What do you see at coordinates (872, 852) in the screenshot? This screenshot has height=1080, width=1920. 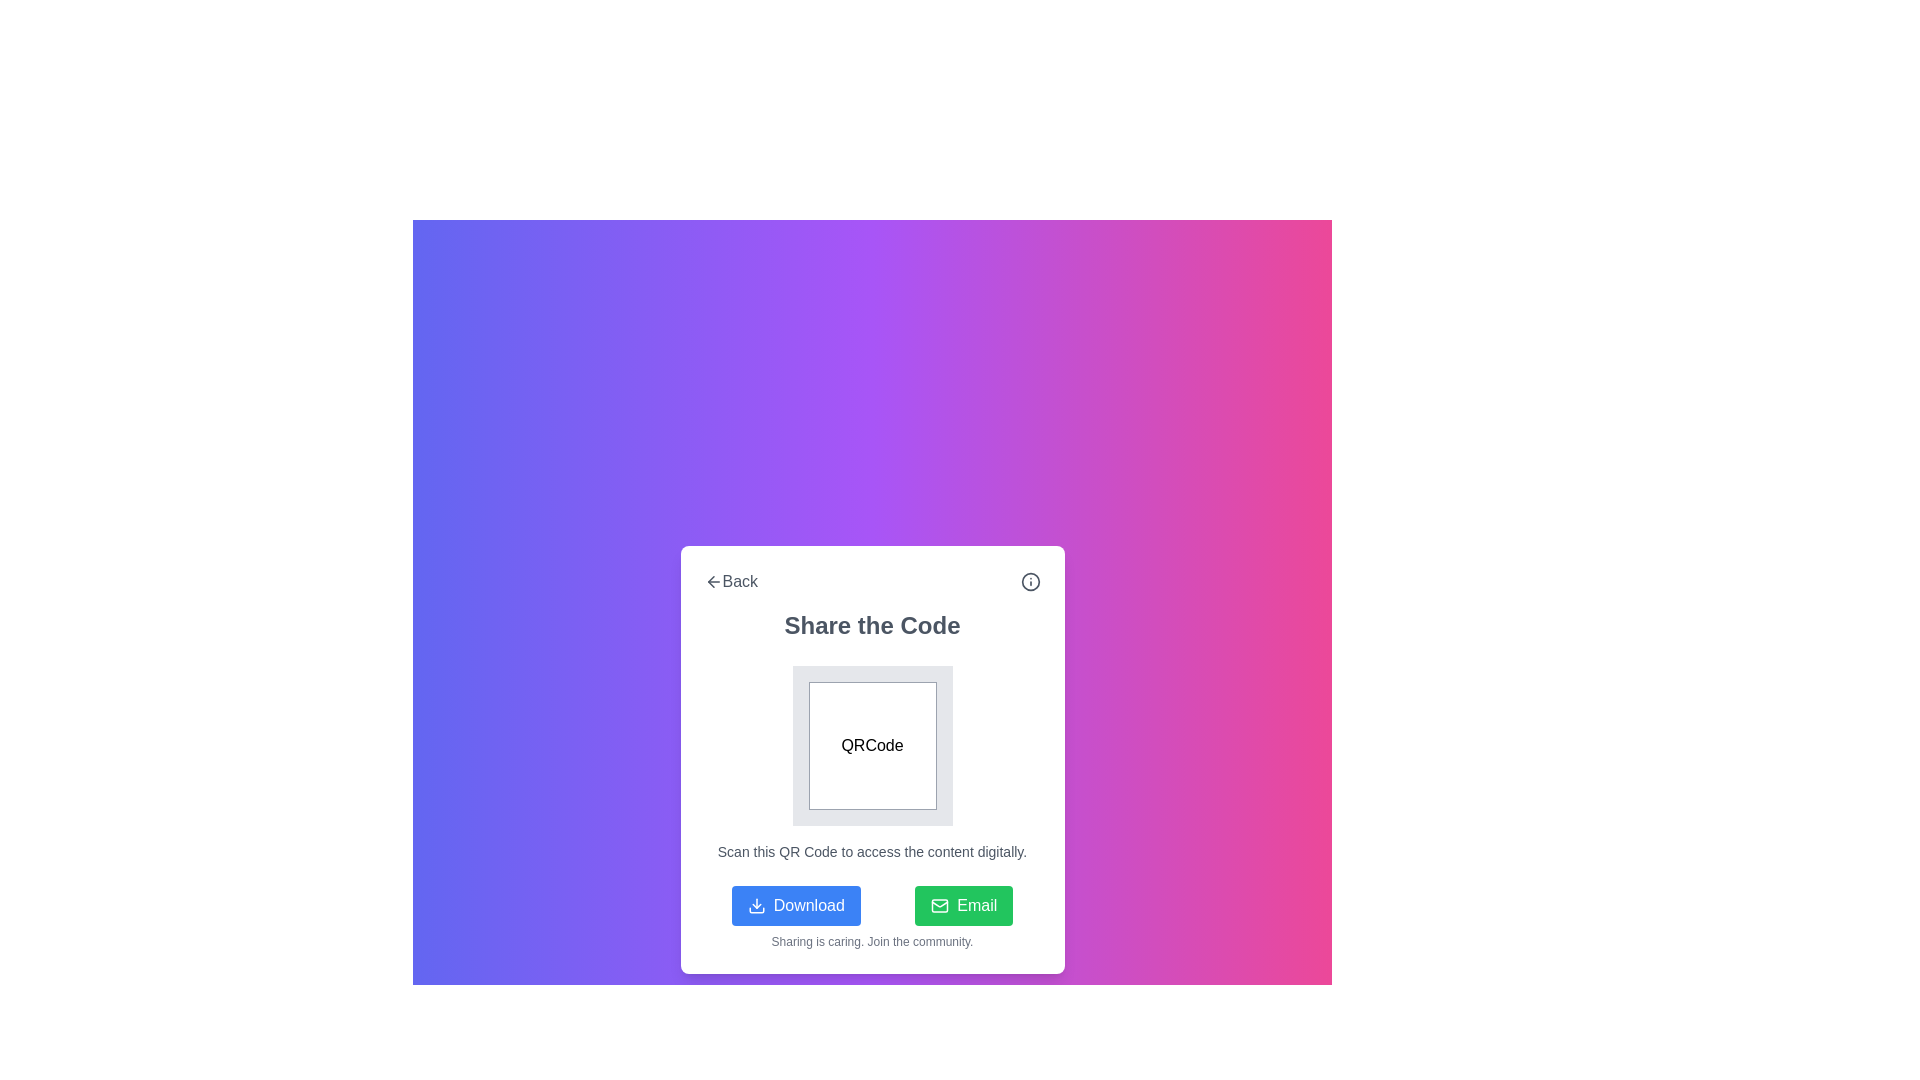 I see `the instructional static text that guides users to scan the QR code above, located within a card component beneath the QR code and above the 'Download' and 'Email' buttons` at bounding box center [872, 852].